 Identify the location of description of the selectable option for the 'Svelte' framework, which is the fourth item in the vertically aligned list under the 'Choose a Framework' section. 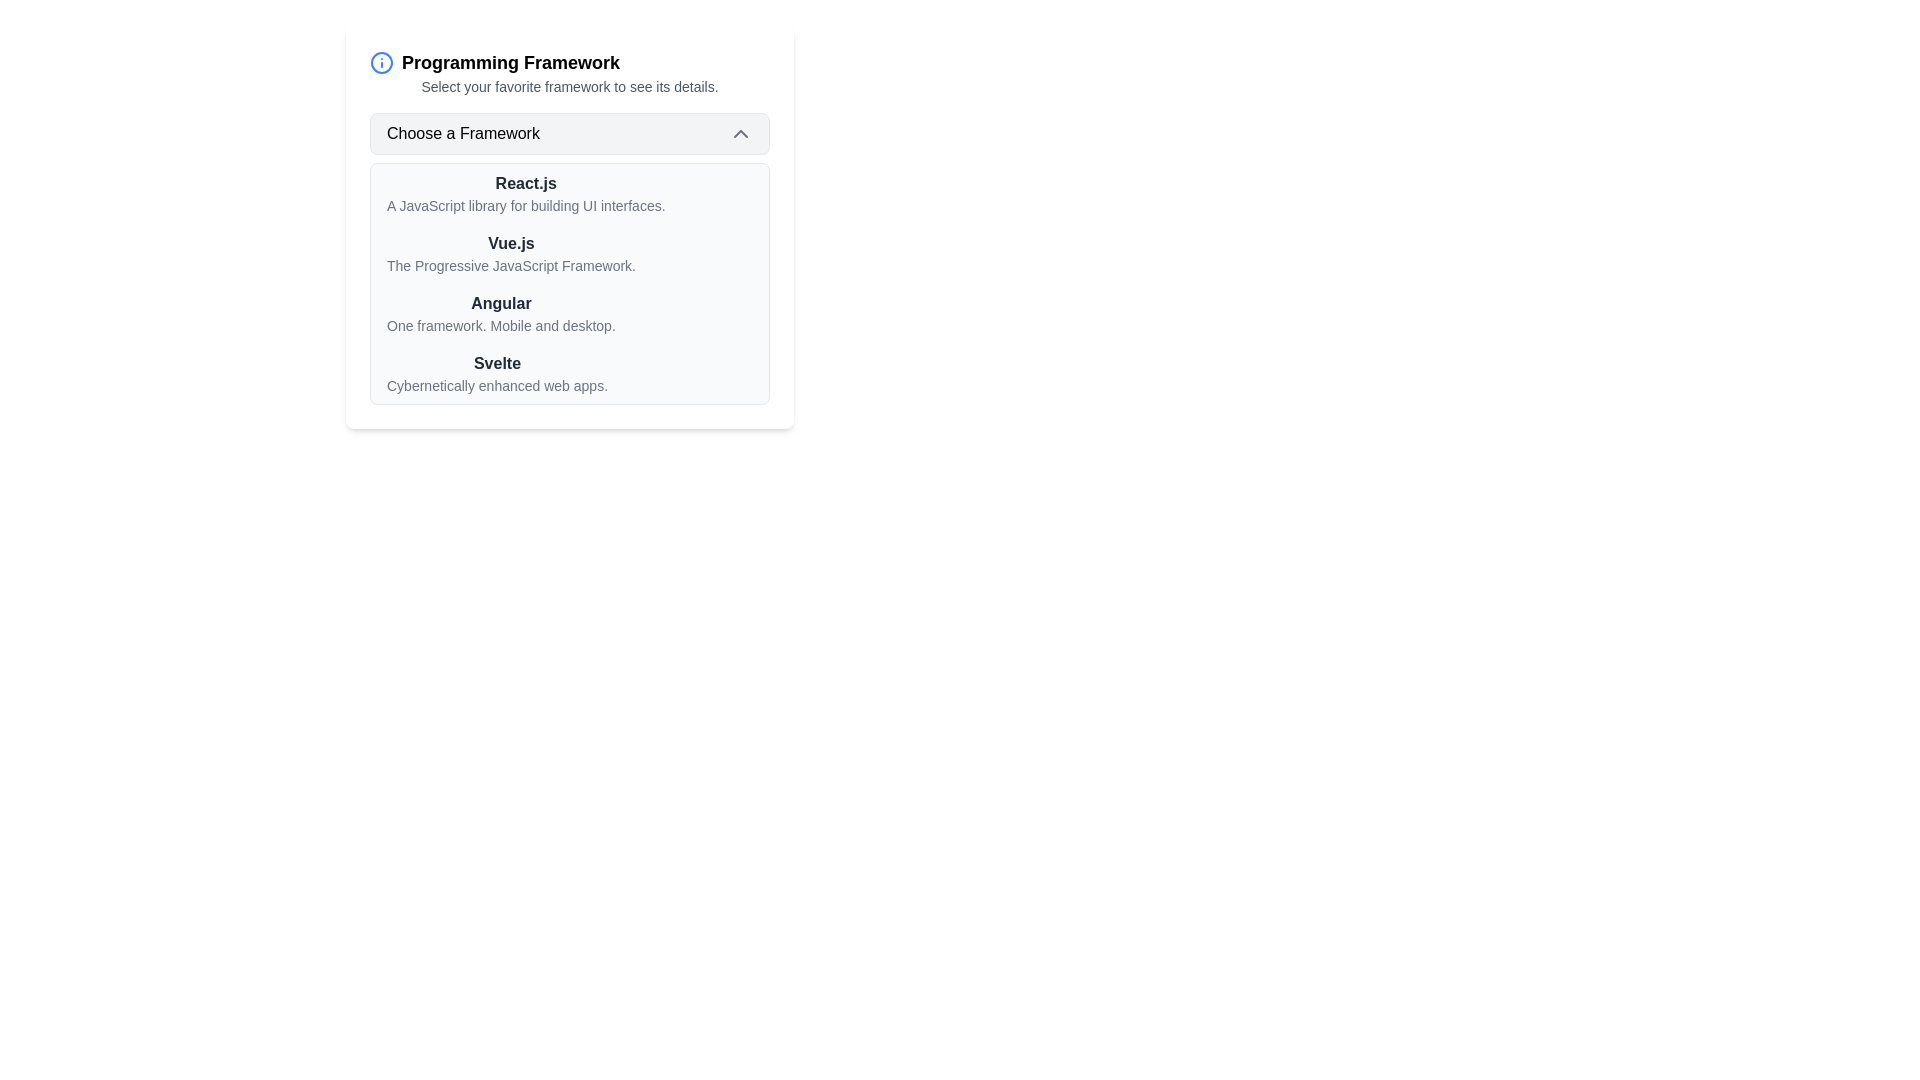
(497, 374).